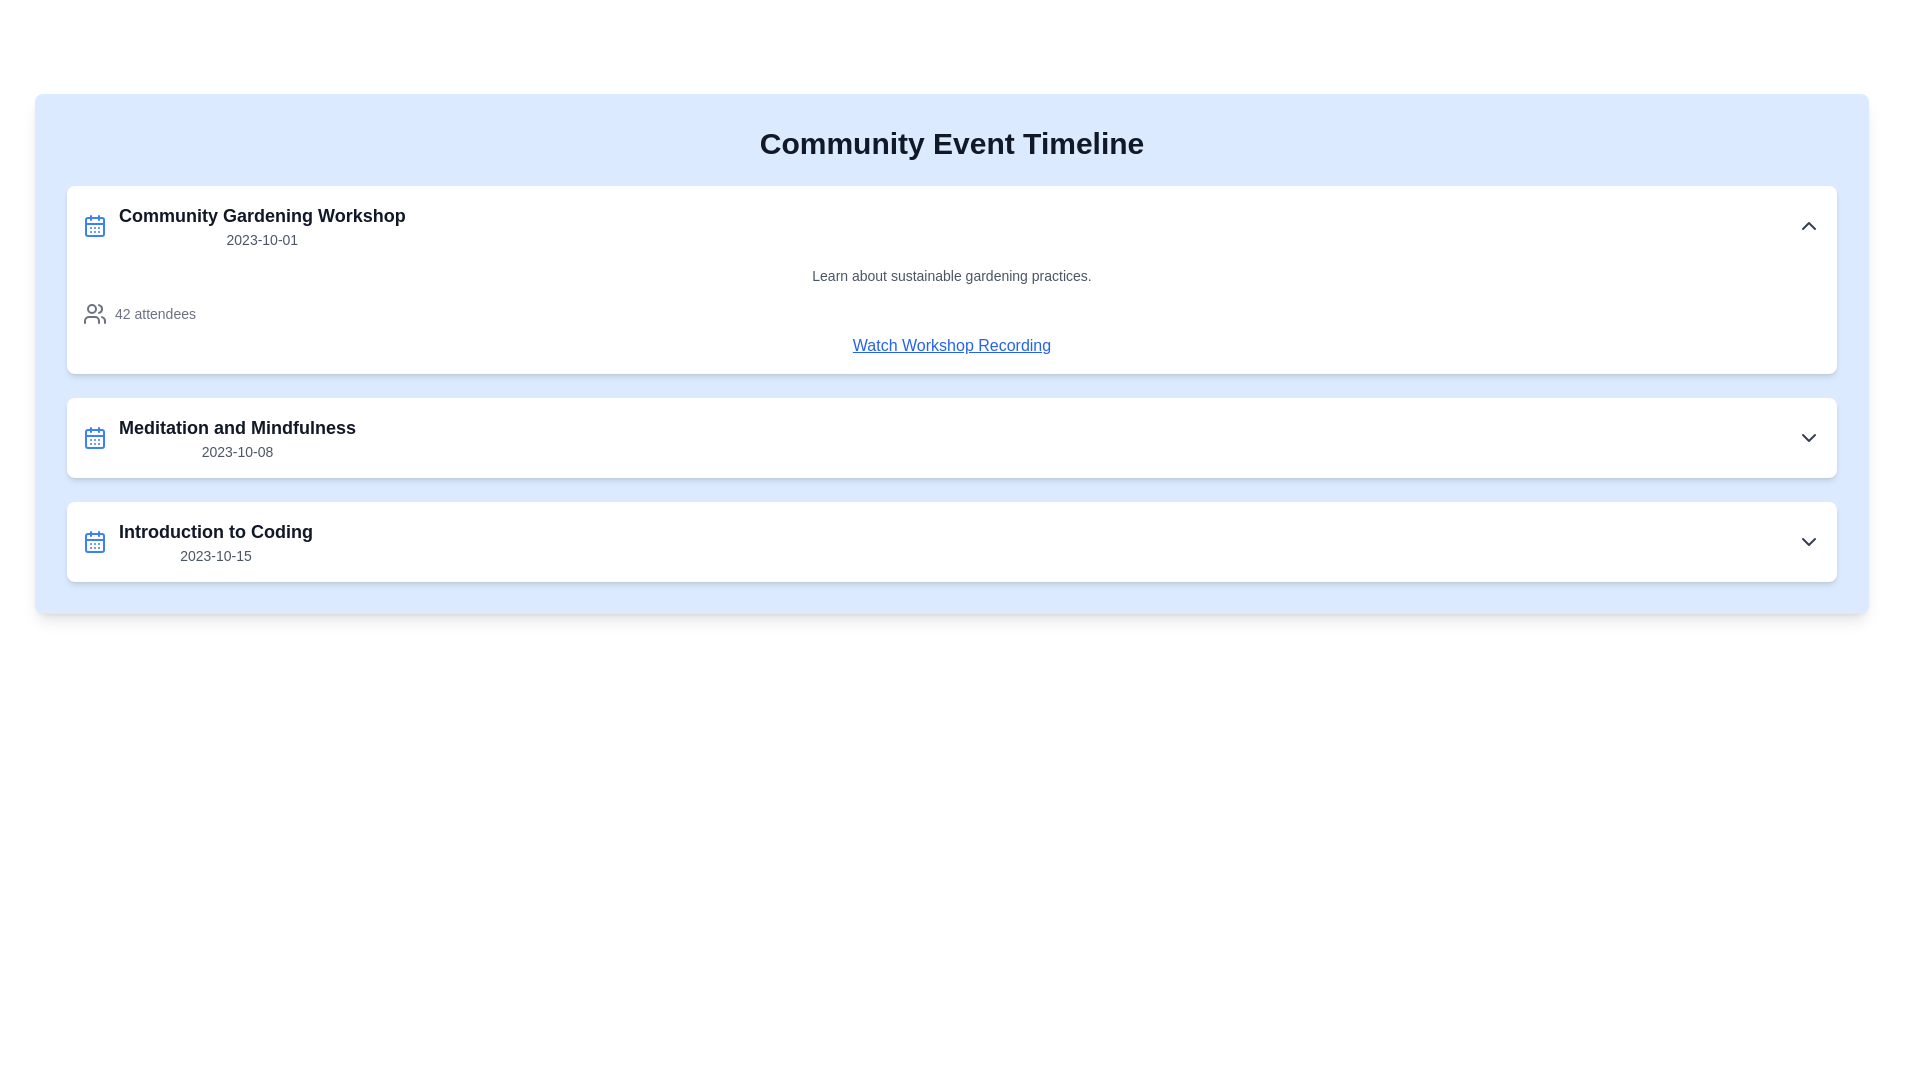 Image resolution: width=1920 pixels, height=1080 pixels. I want to click on the upward-facing triangle icon button located at the far-right side of the 'Community Gardening Workshop' section, so click(1809, 225).